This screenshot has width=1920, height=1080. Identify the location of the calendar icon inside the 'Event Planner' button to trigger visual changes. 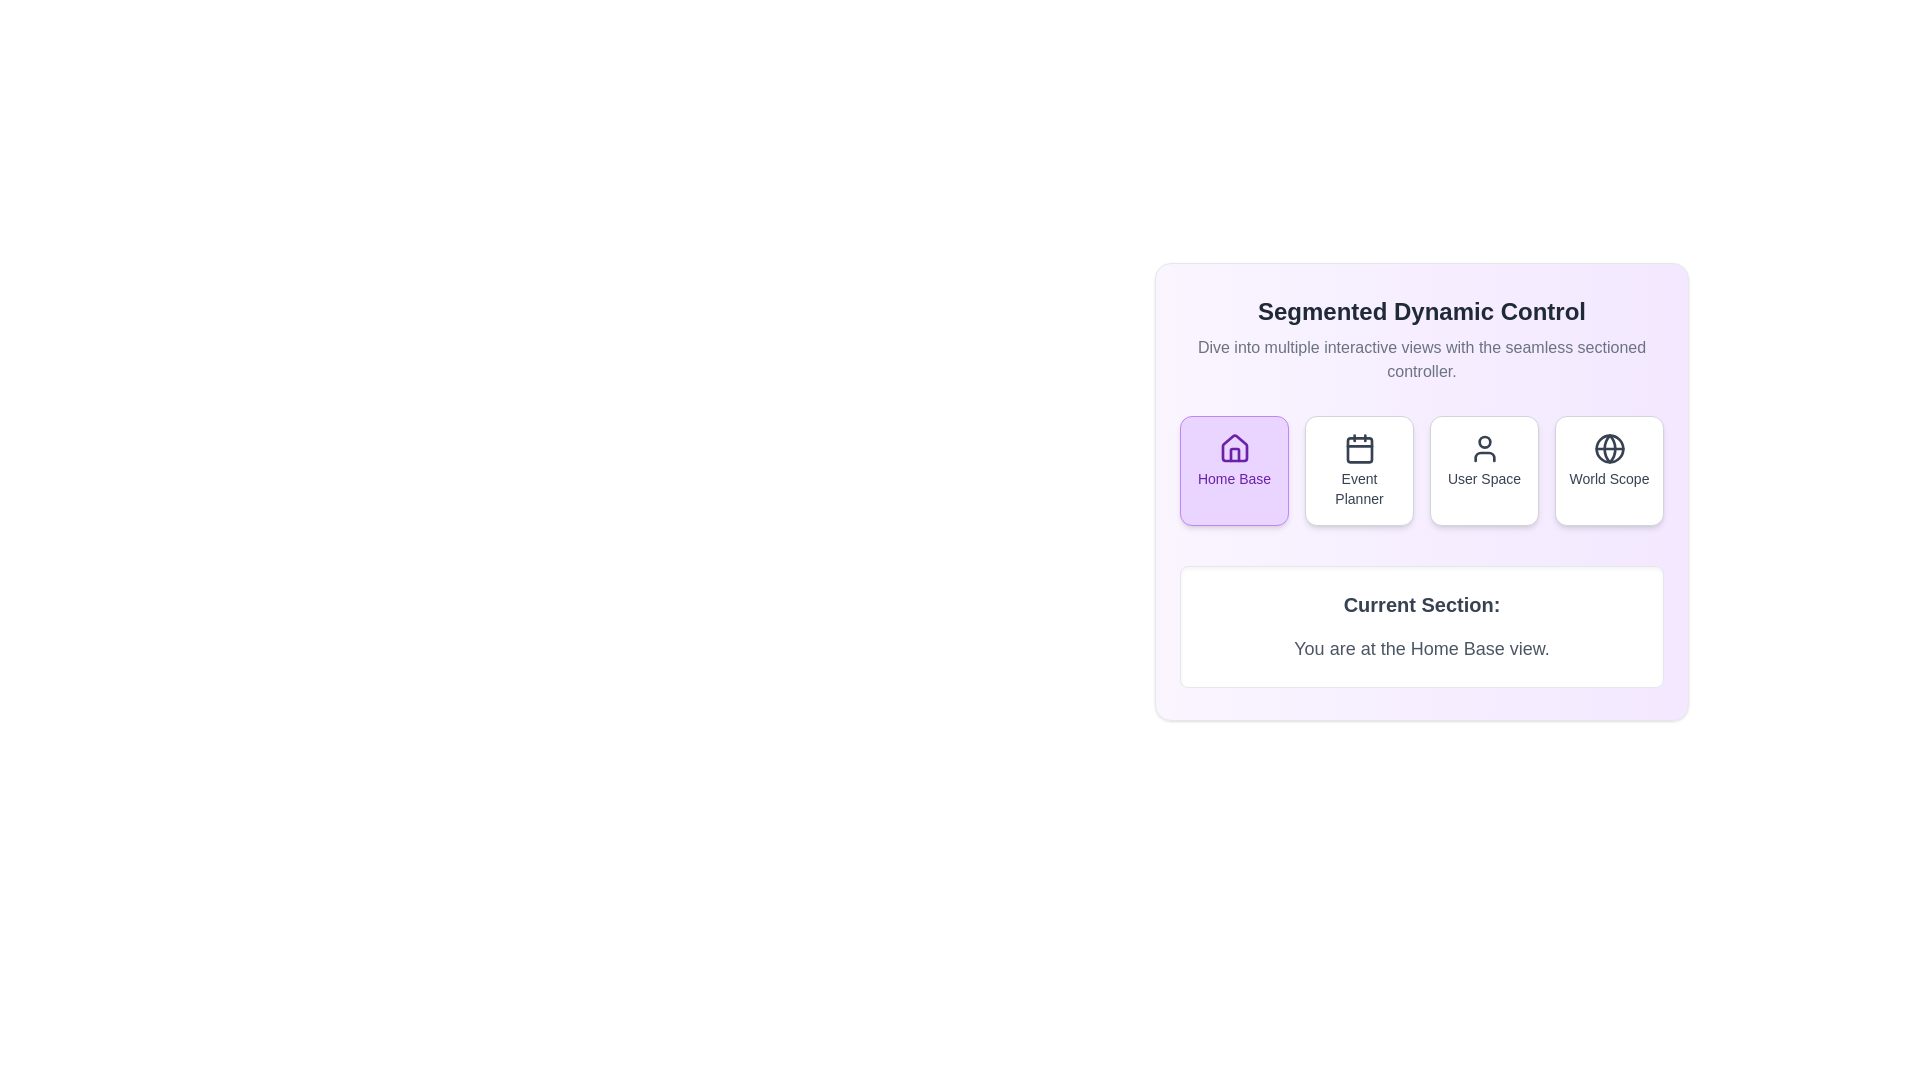
(1359, 450).